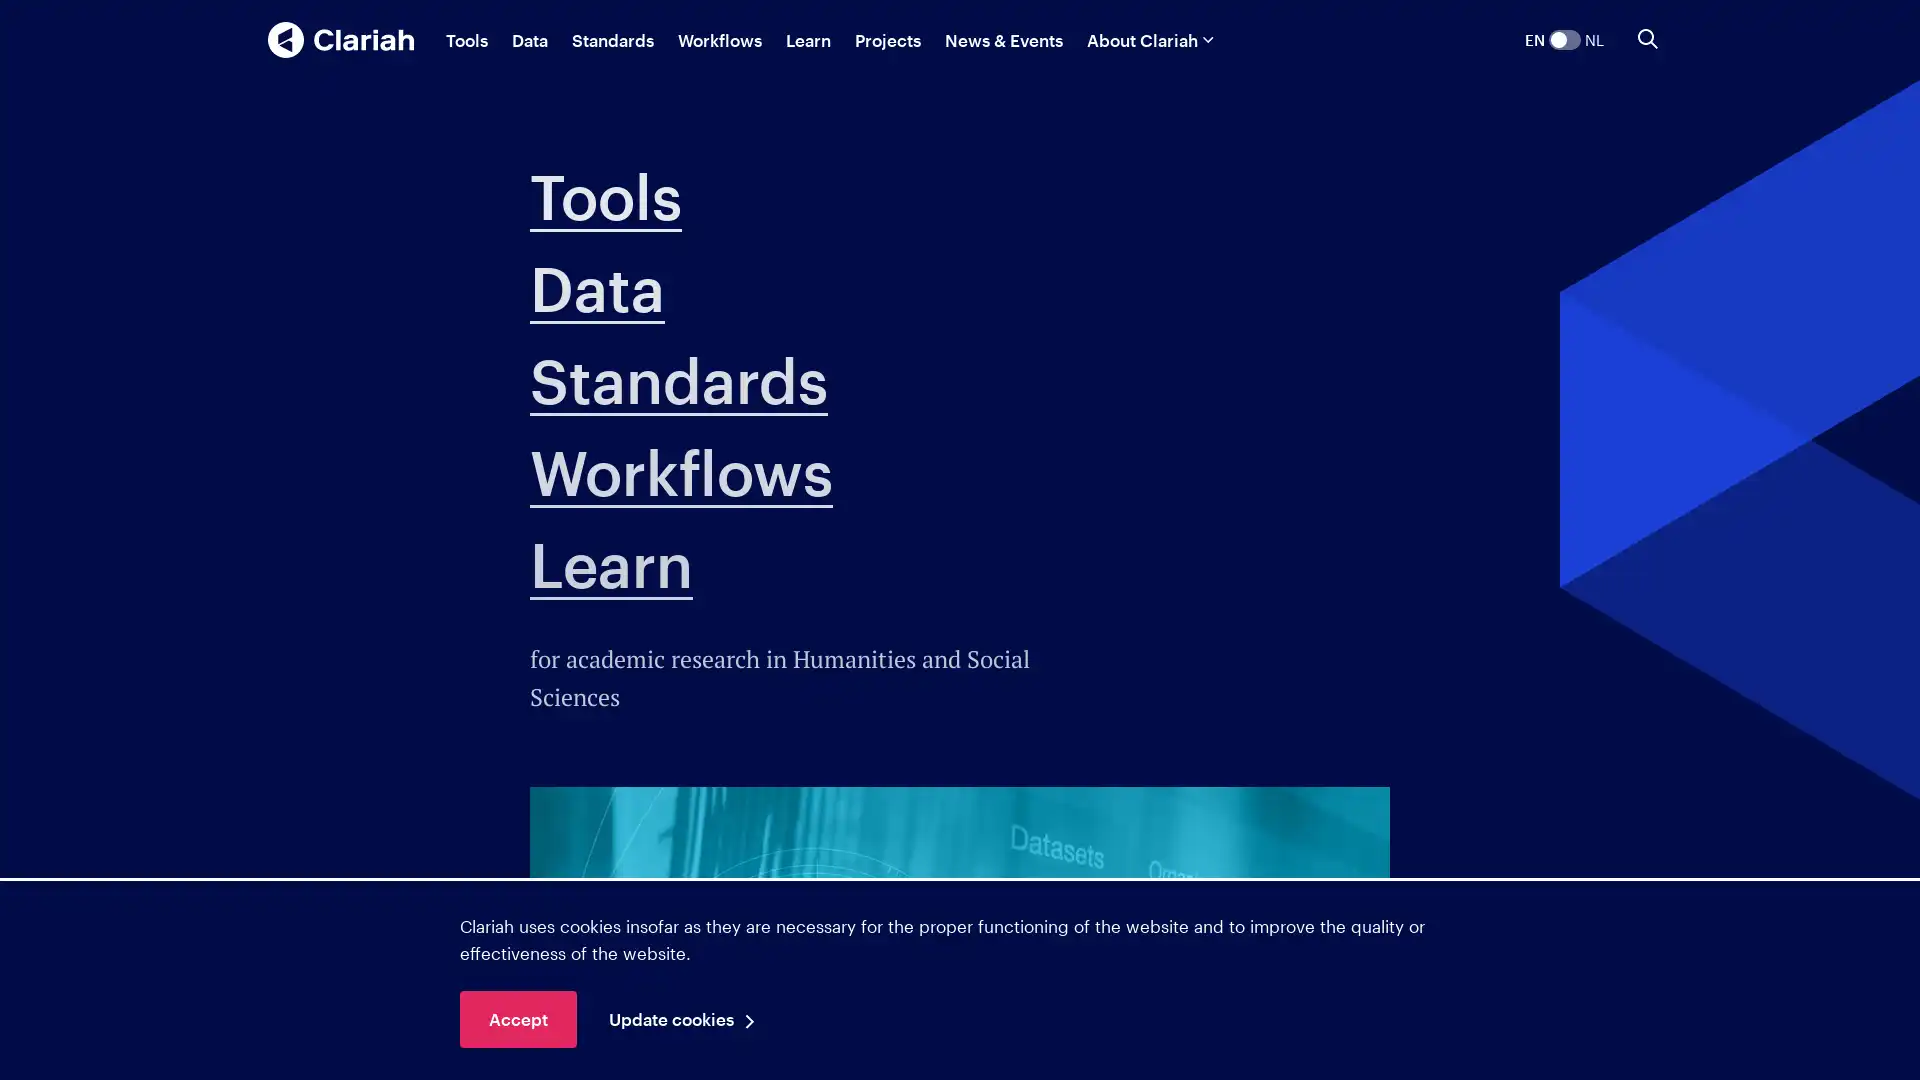 This screenshot has height=1080, width=1920. What do you see at coordinates (518, 1019) in the screenshot?
I see `Accept` at bounding box center [518, 1019].